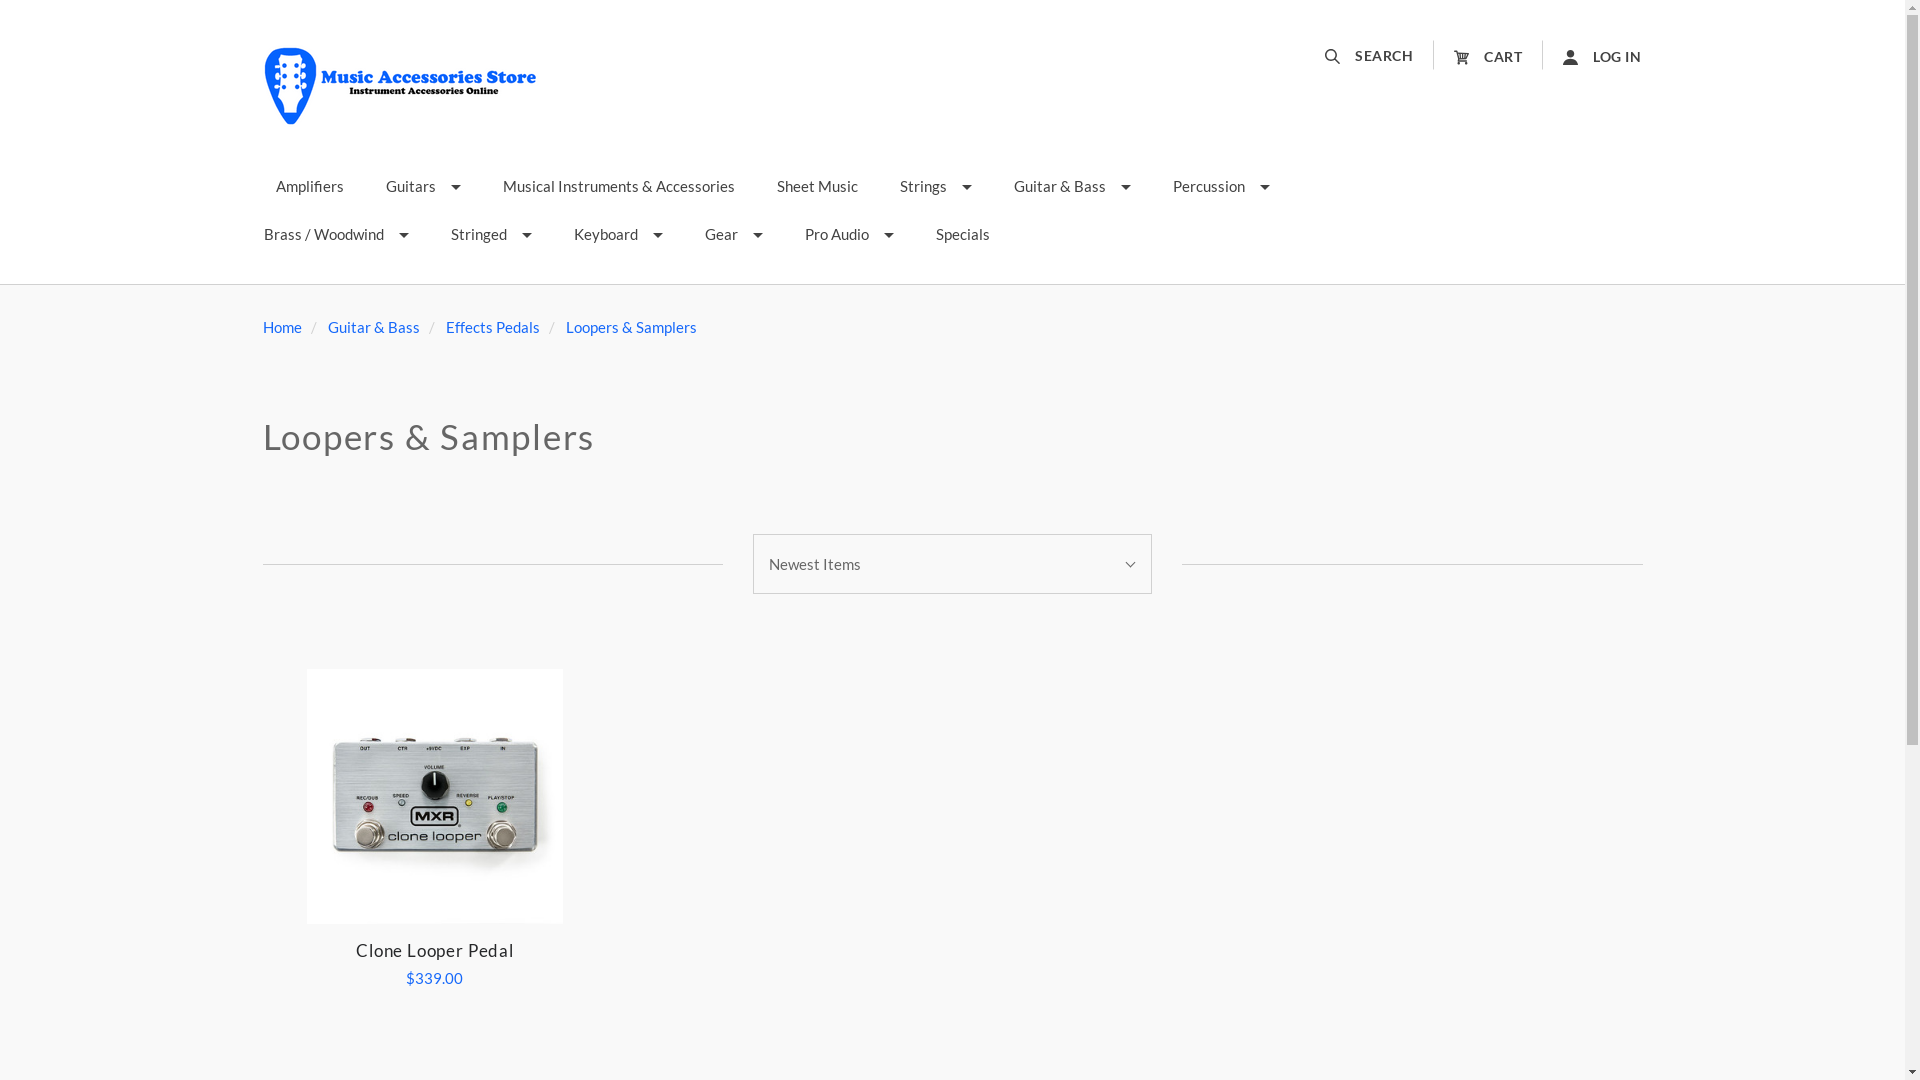  I want to click on 'Percussion', so click(1220, 186).